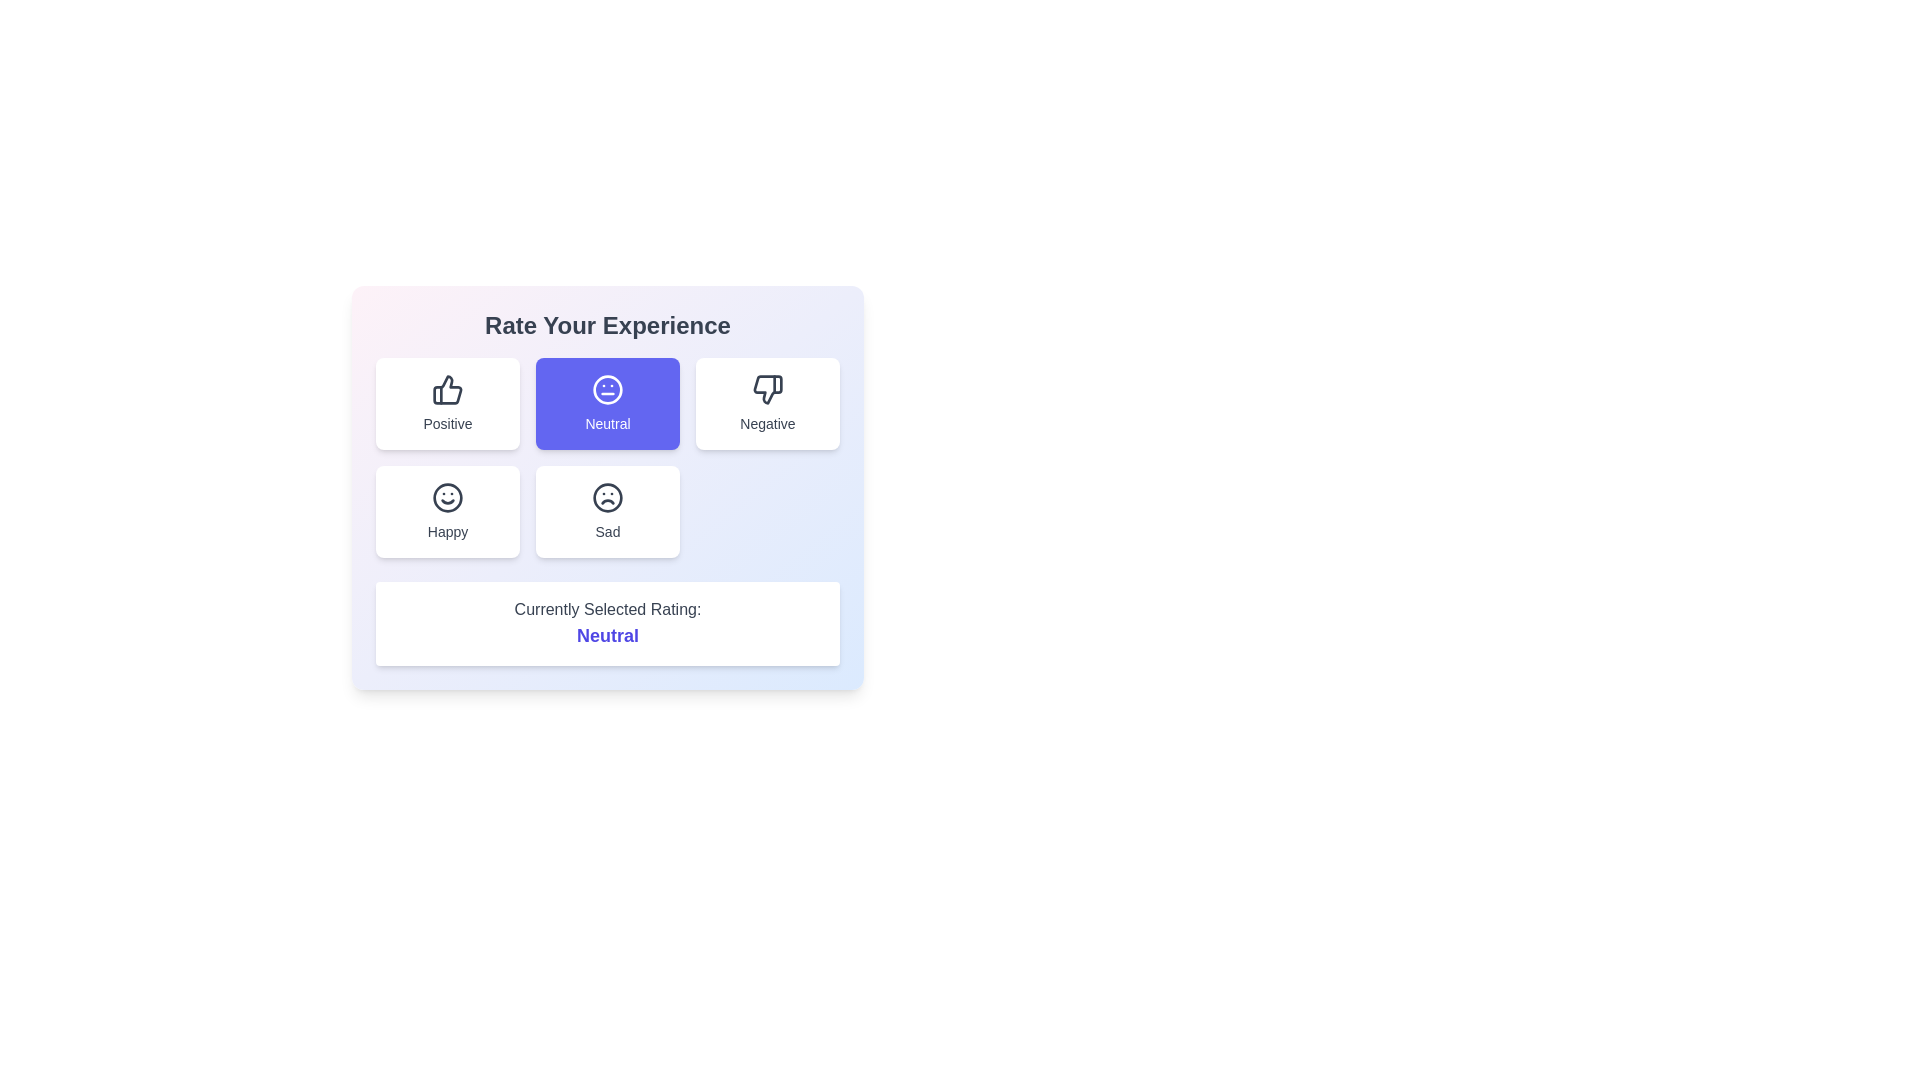 The height and width of the screenshot is (1080, 1920). I want to click on the Happy button to change the selected rating, so click(446, 511).